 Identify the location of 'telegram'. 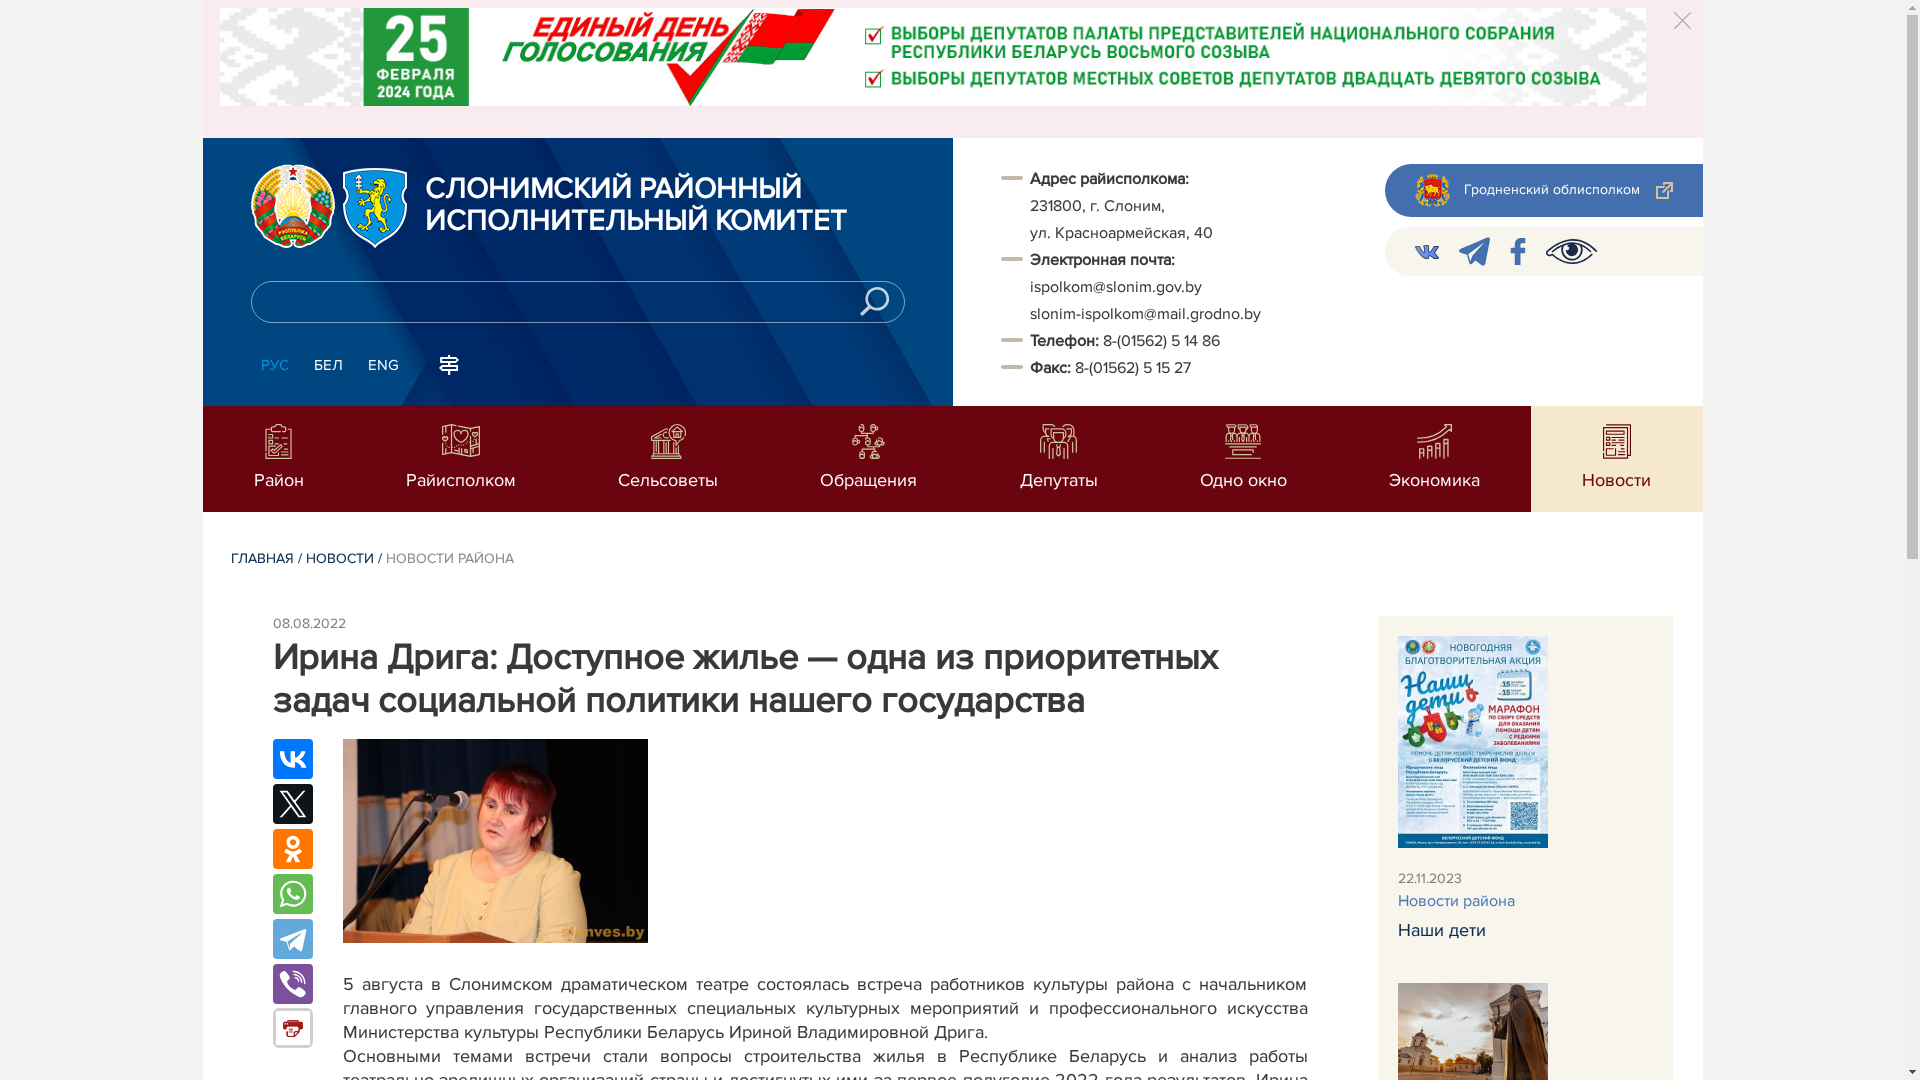
(1473, 250).